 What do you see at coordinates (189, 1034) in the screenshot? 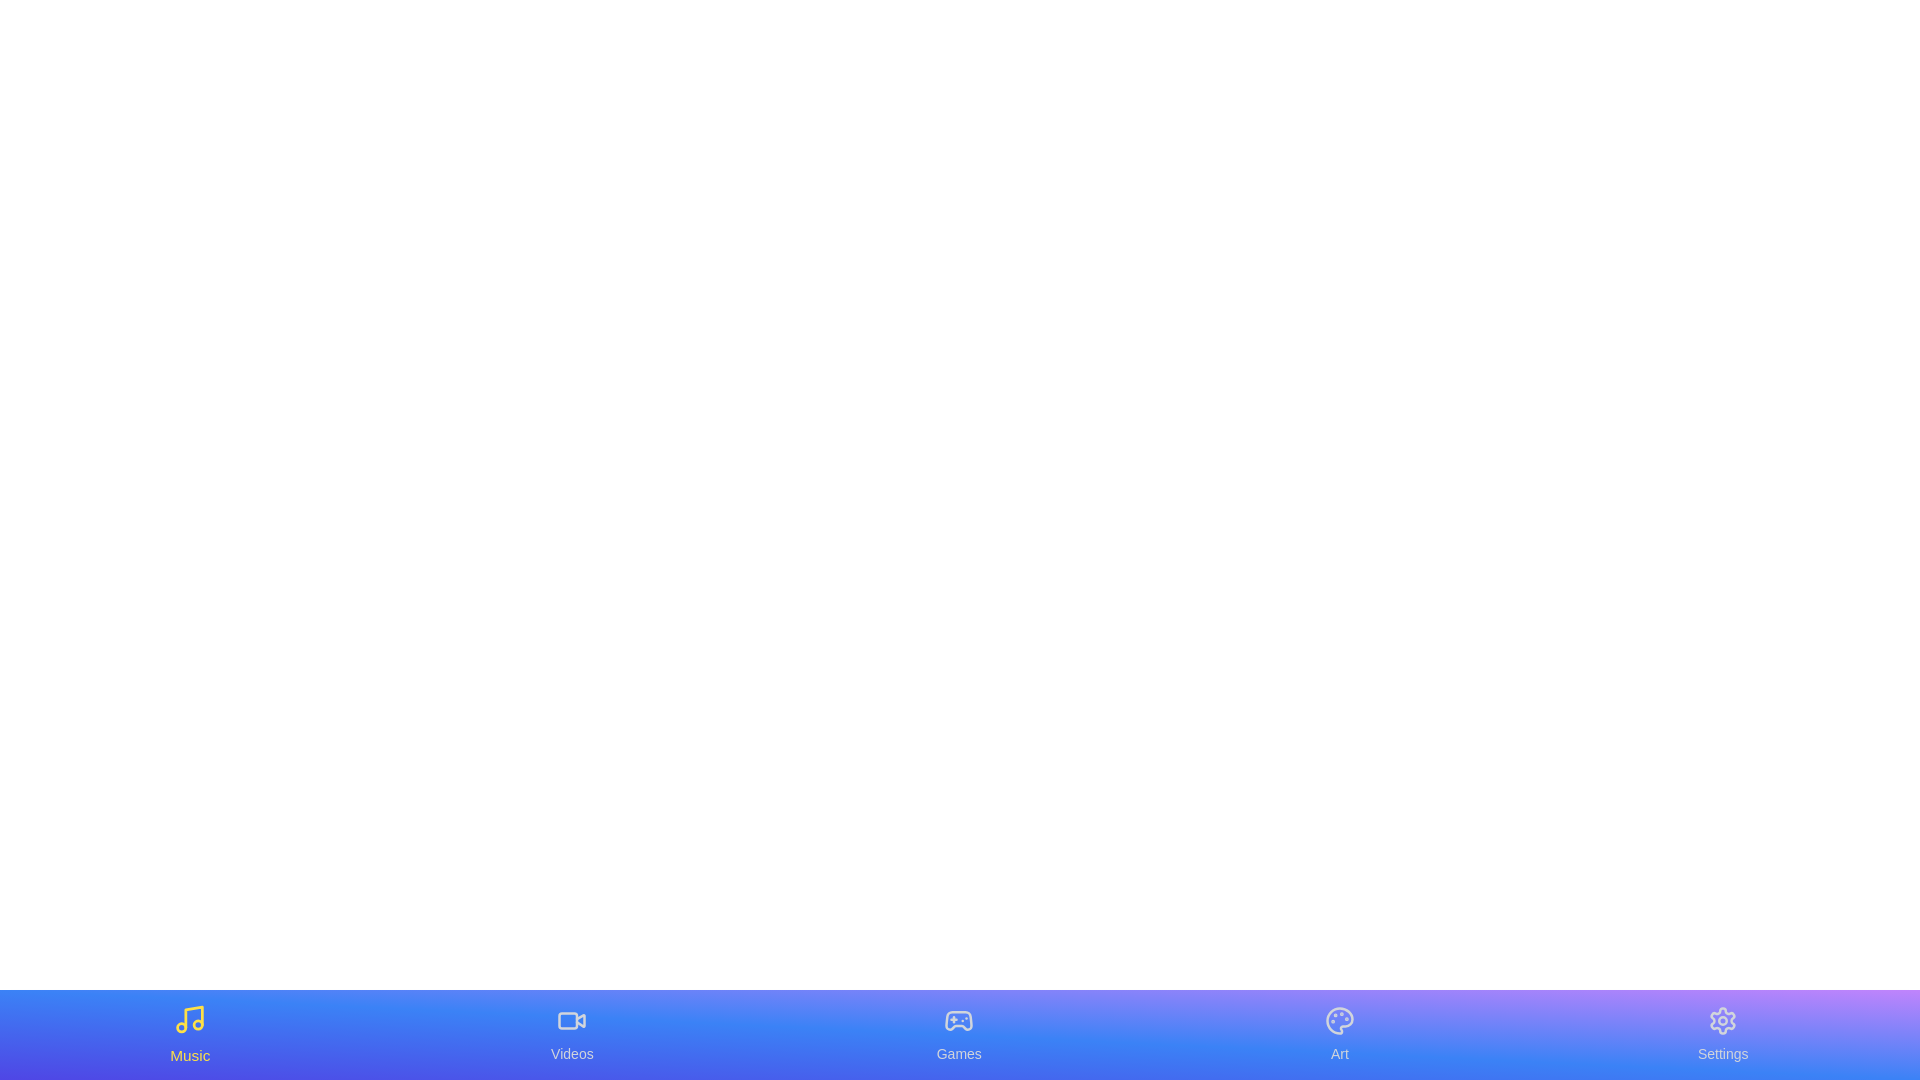
I see `the Music tab by clicking on its icon` at bounding box center [189, 1034].